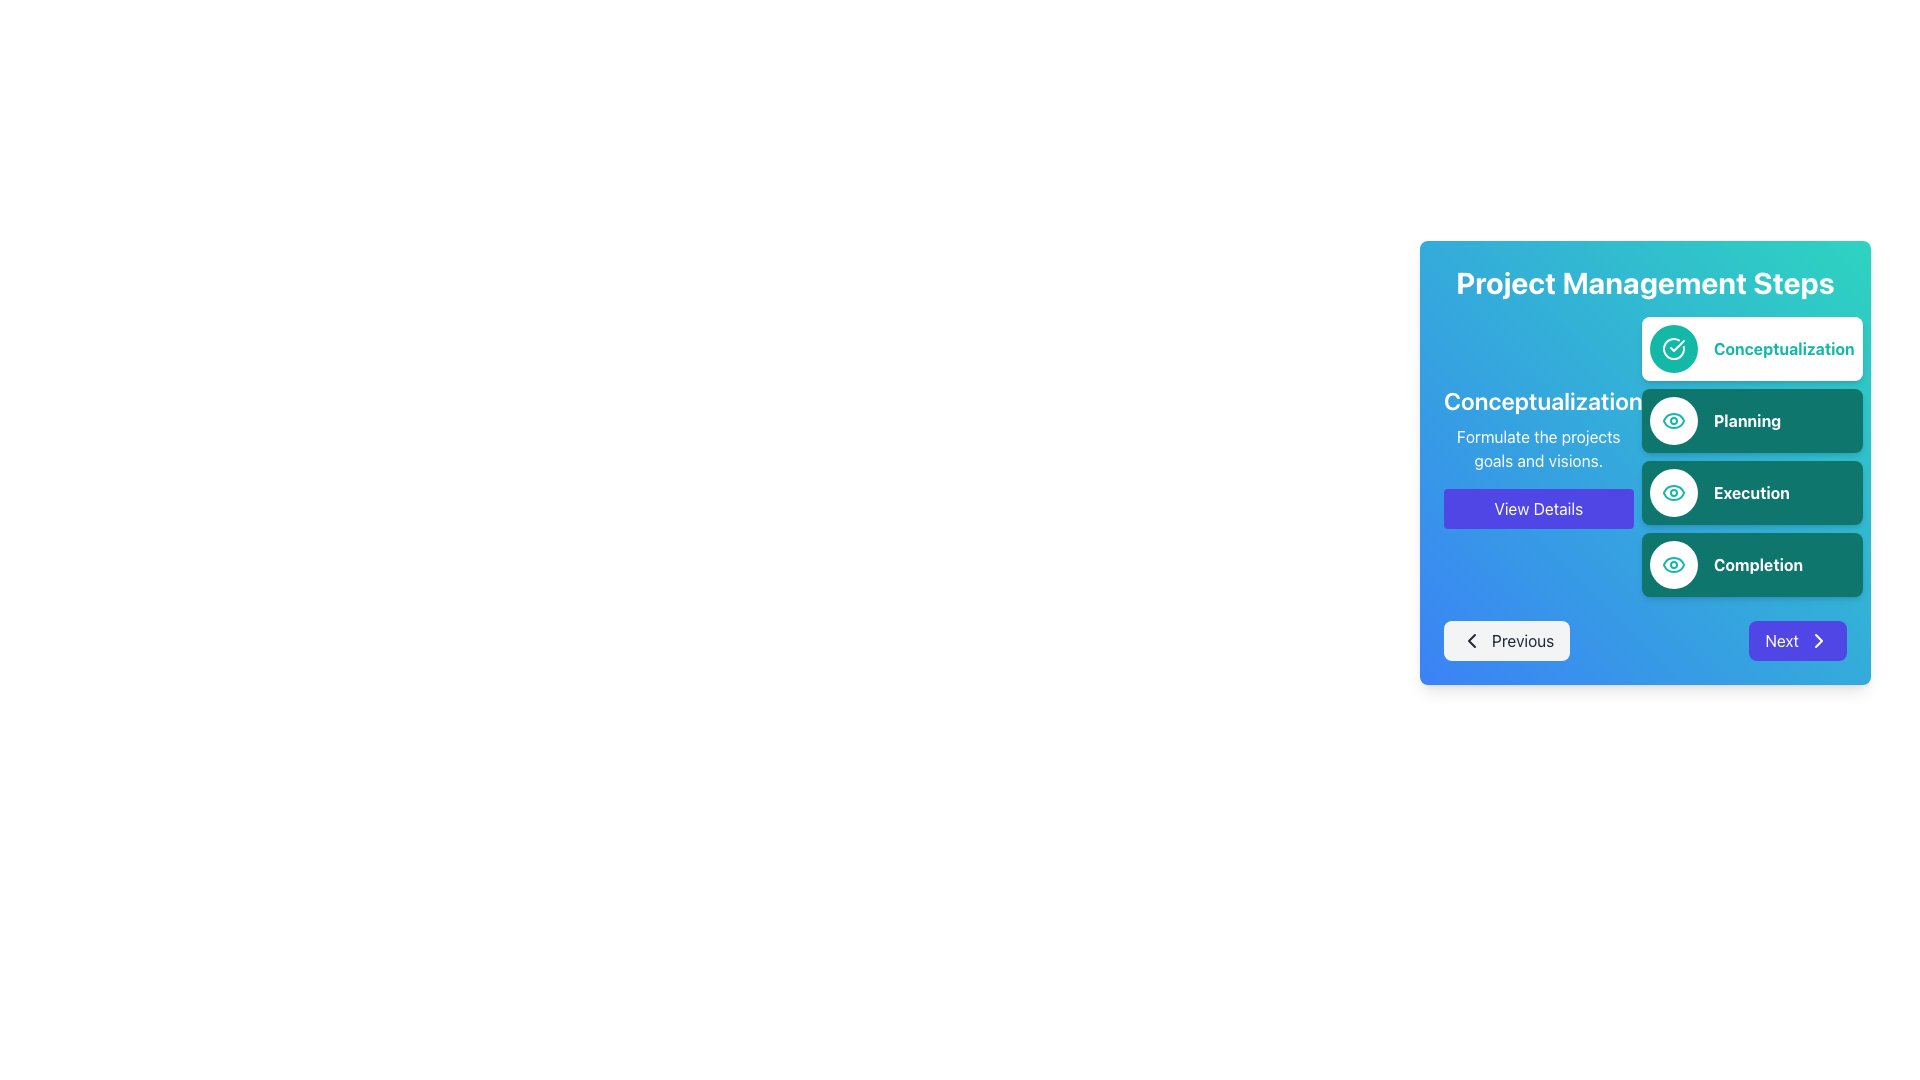  I want to click on the text element stating 'Formulate the projects goals and visions.' which is styled in white font, located below the title 'Conceptualization' and above the 'View Details' button, so click(1537, 447).